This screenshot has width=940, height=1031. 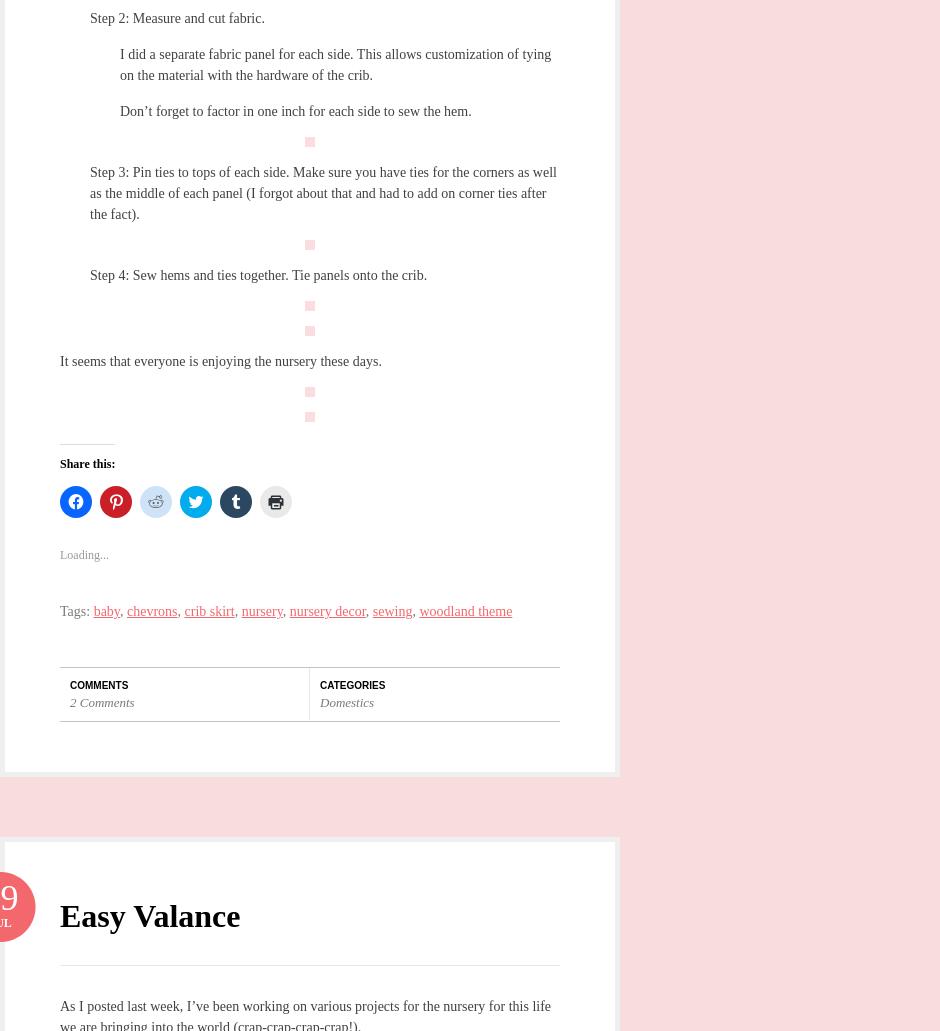 What do you see at coordinates (84, 553) in the screenshot?
I see `'Loading...'` at bounding box center [84, 553].